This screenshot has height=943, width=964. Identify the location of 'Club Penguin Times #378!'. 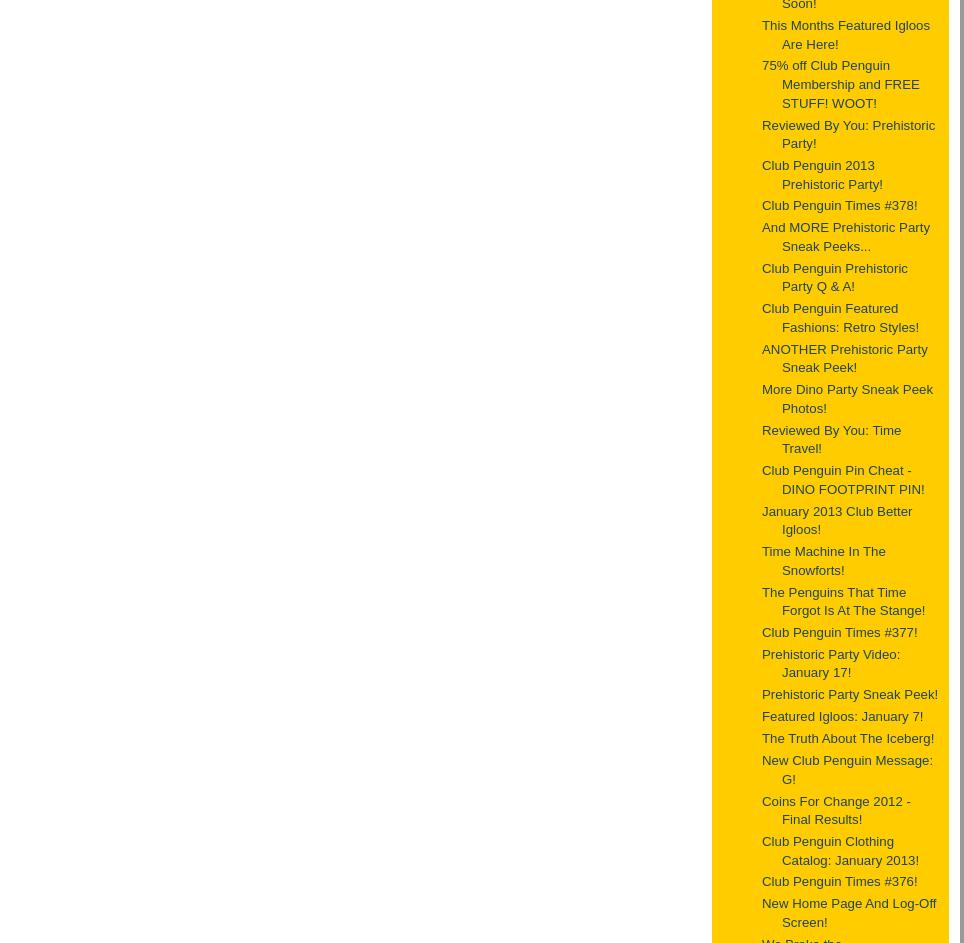
(838, 204).